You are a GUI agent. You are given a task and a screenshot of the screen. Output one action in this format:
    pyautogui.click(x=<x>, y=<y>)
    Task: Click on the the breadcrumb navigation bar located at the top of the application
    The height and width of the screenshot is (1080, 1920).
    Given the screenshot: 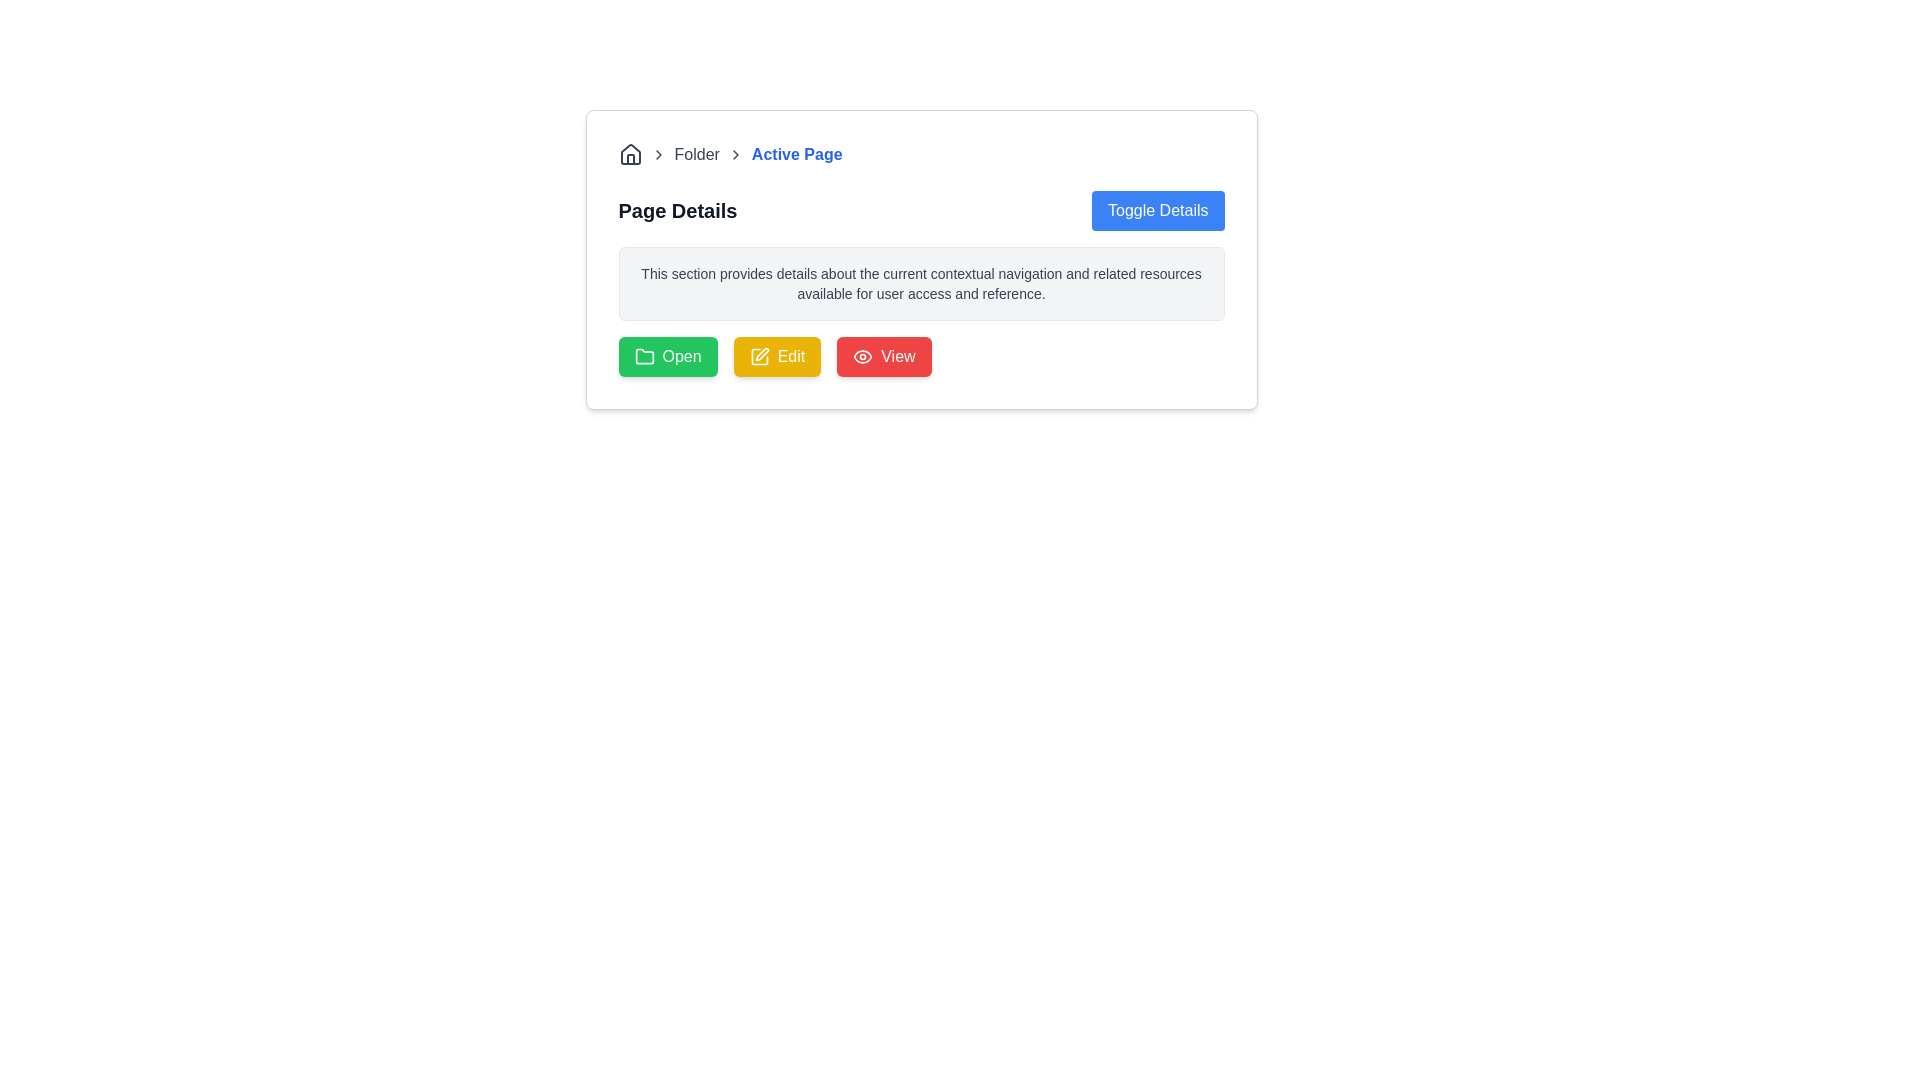 What is the action you would take?
    pyautogui.click(x=920, y=153)
    